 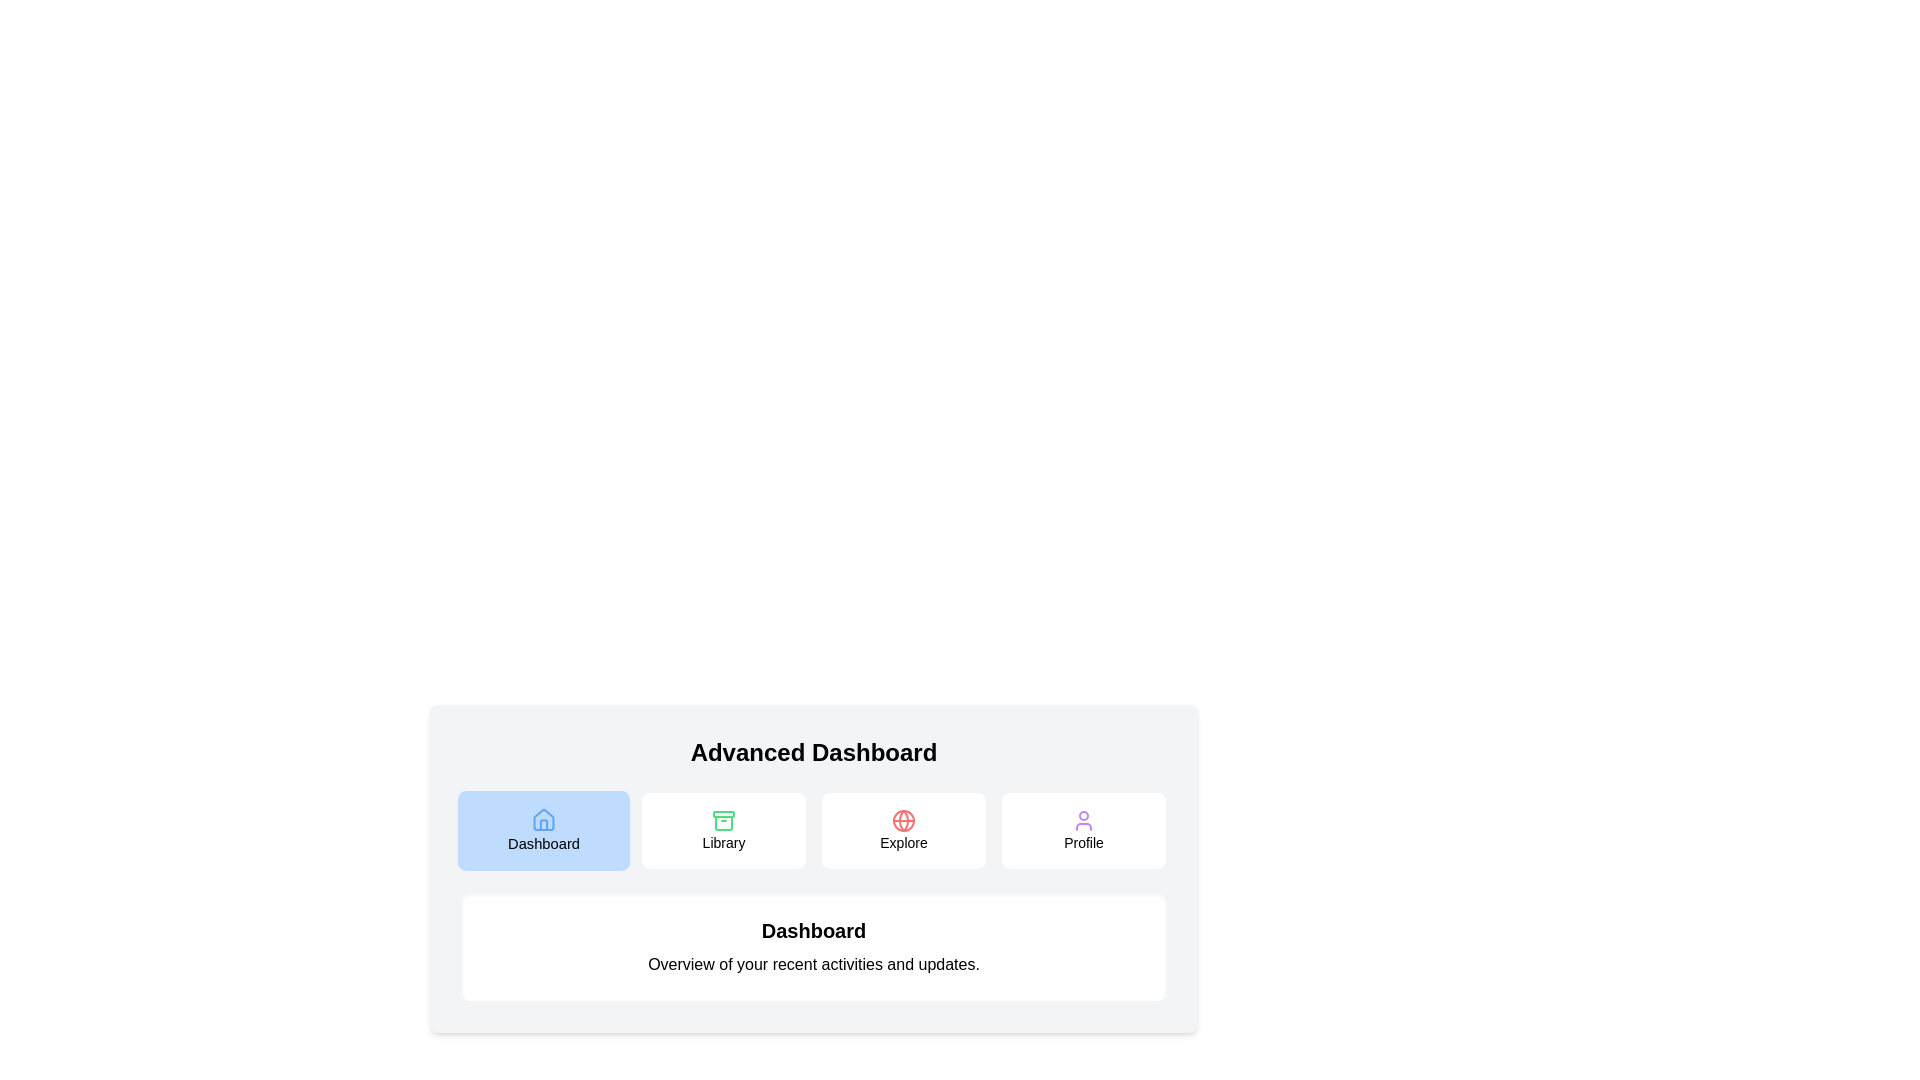 What do you see at coordinates (543, 830) in the screenshot?
I see `the Dashboard tab by clicking its button` at bounding box center [543, 830].